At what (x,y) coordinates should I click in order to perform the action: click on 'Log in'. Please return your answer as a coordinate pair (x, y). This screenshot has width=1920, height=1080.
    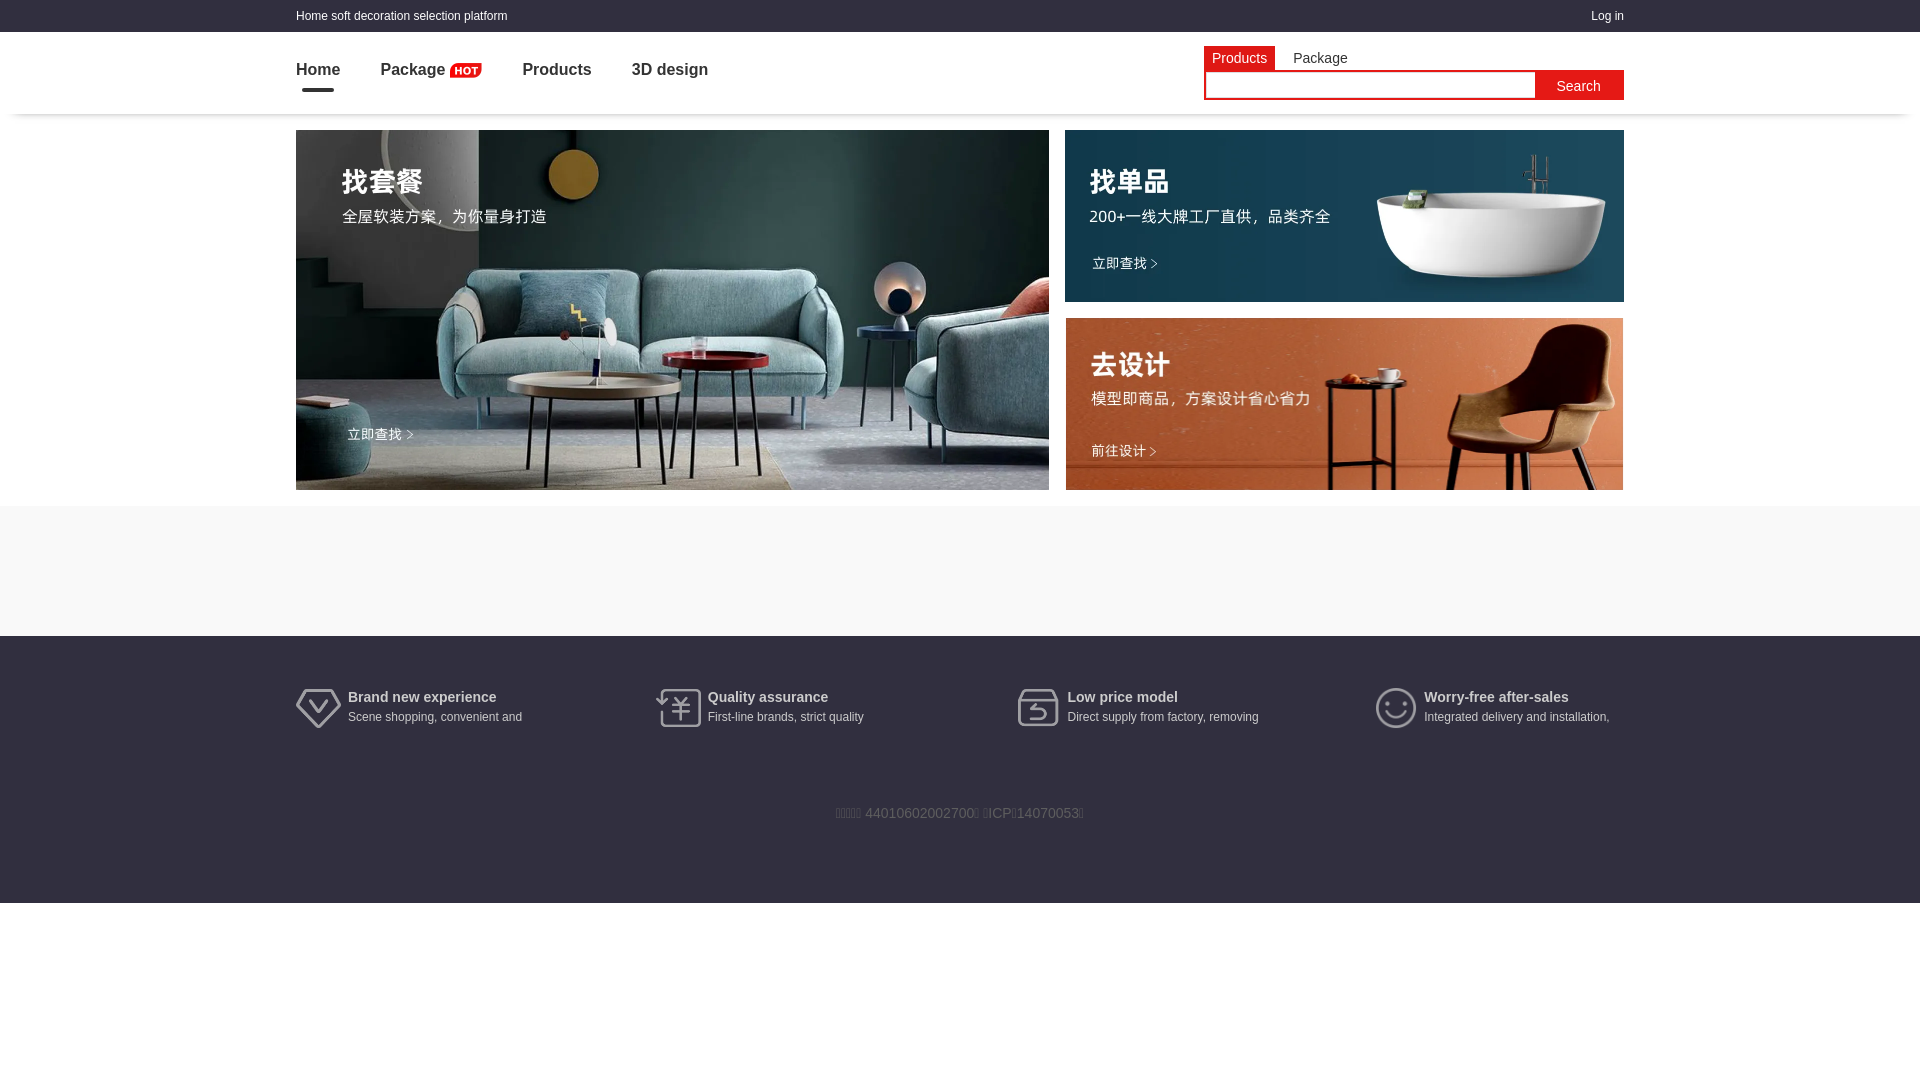
    Looking at the image, I should click on (1607, 15).